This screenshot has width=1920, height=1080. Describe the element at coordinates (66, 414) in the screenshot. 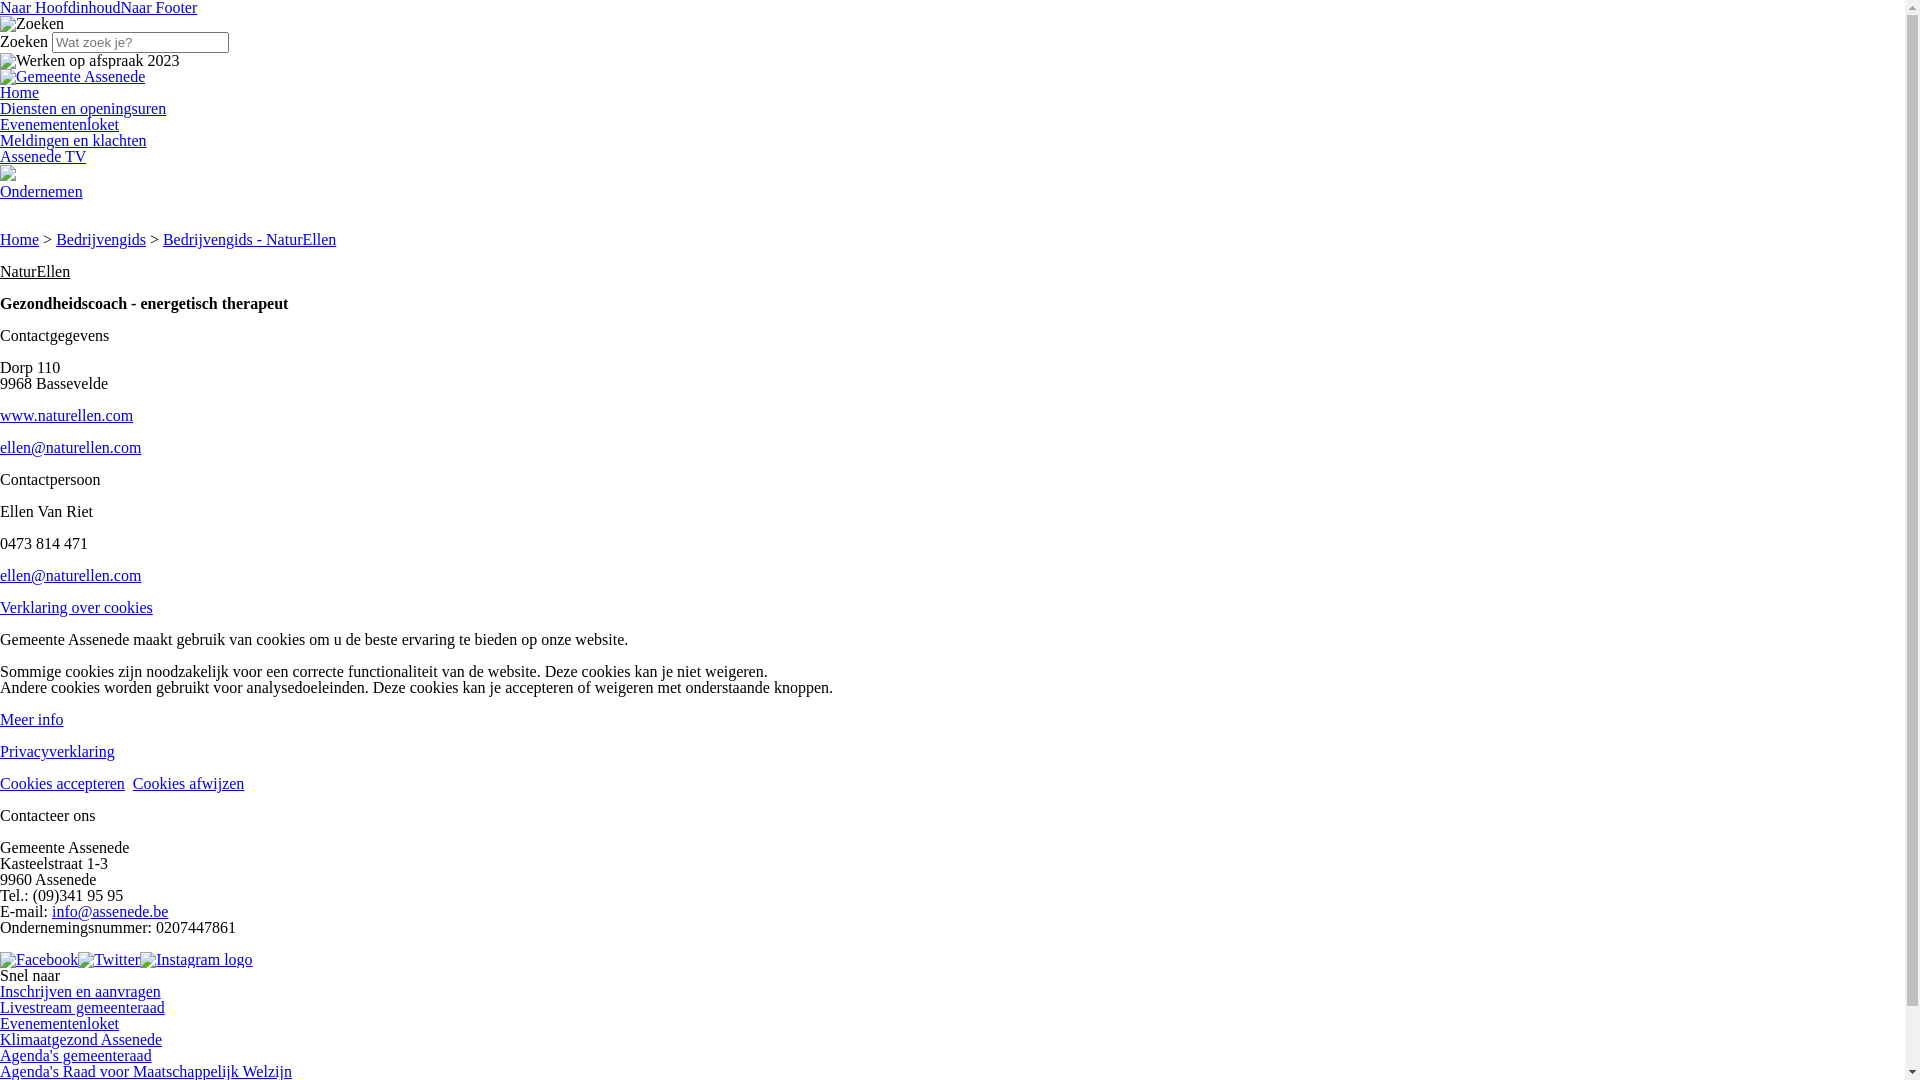

I see `'www.naturellen.com'` at that location.